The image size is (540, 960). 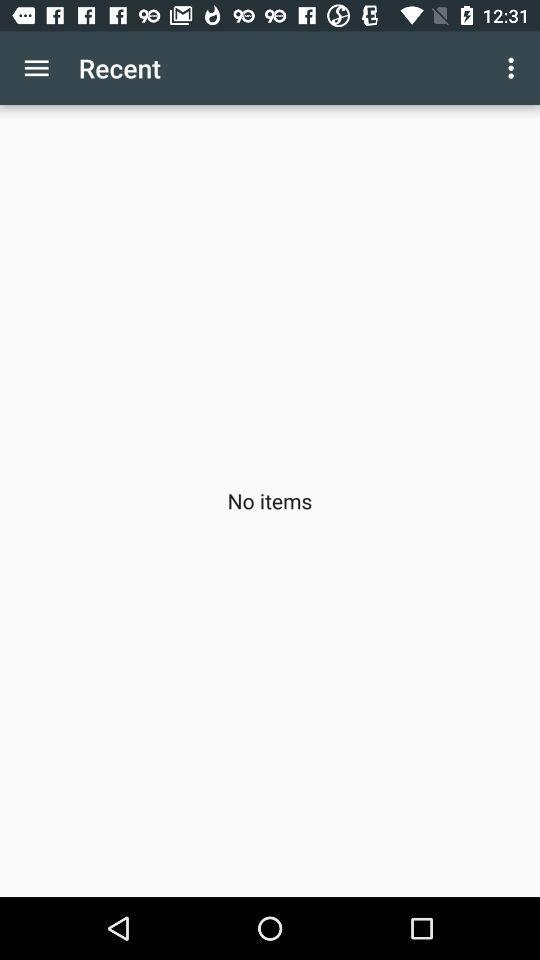 I want to click on the icon to the right of recent app, so click(x=513, y=68).